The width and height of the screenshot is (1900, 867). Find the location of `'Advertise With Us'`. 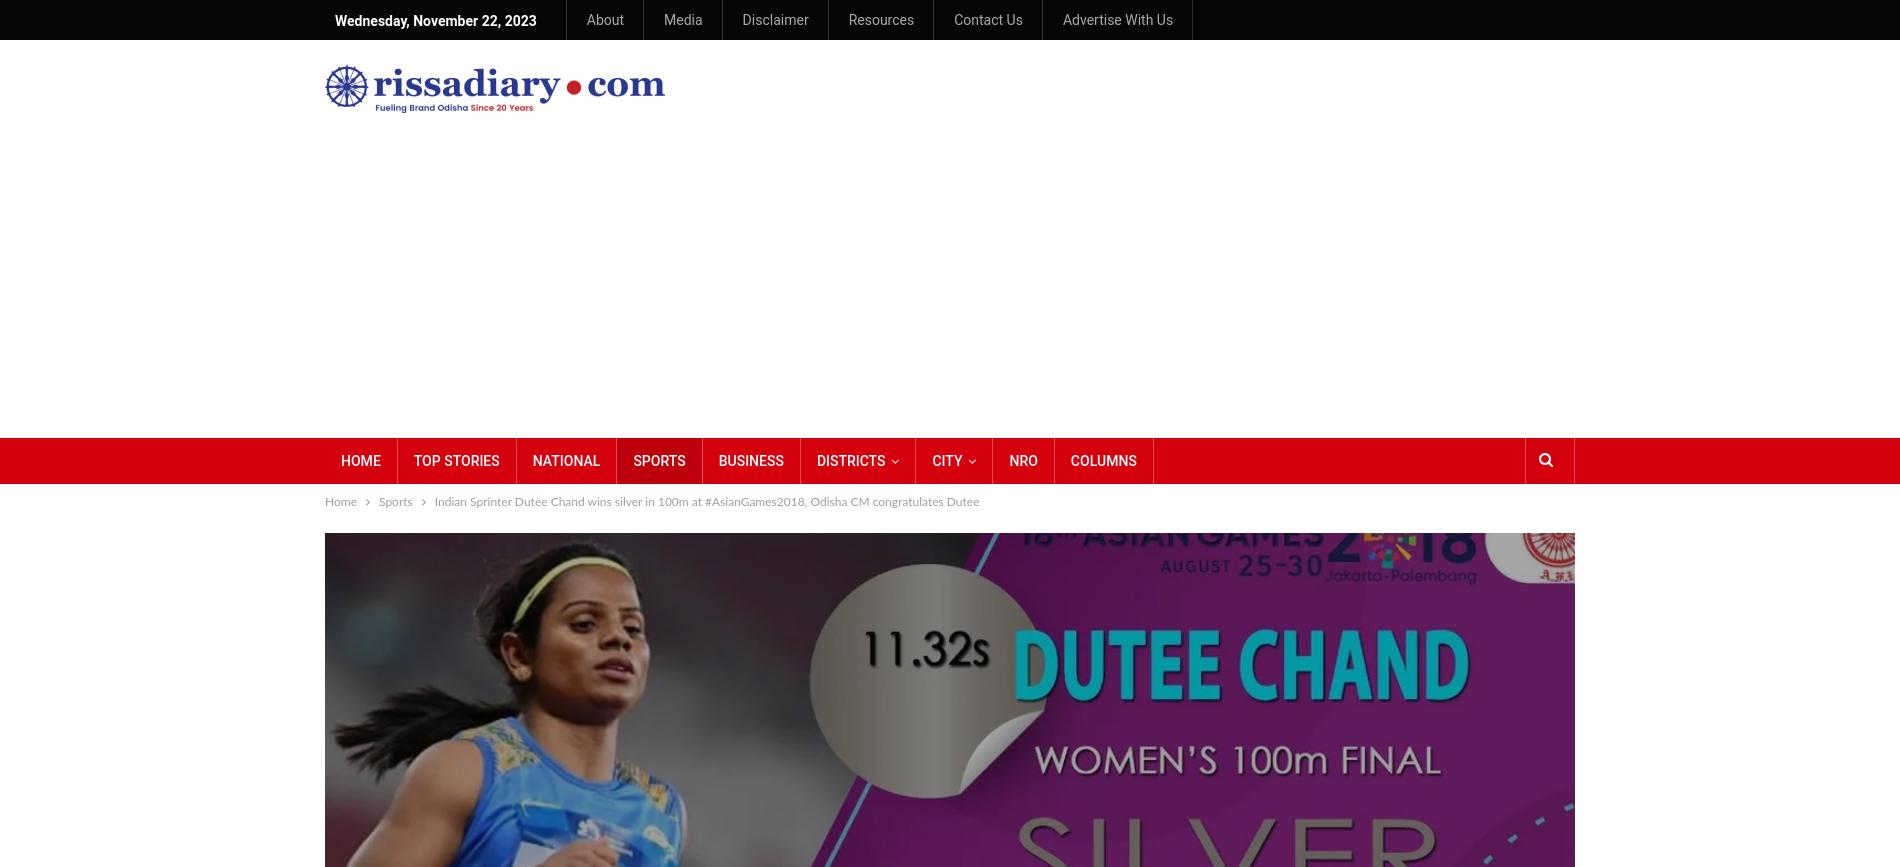

'Advertise With Us' is located at coordinates (1117, 20).